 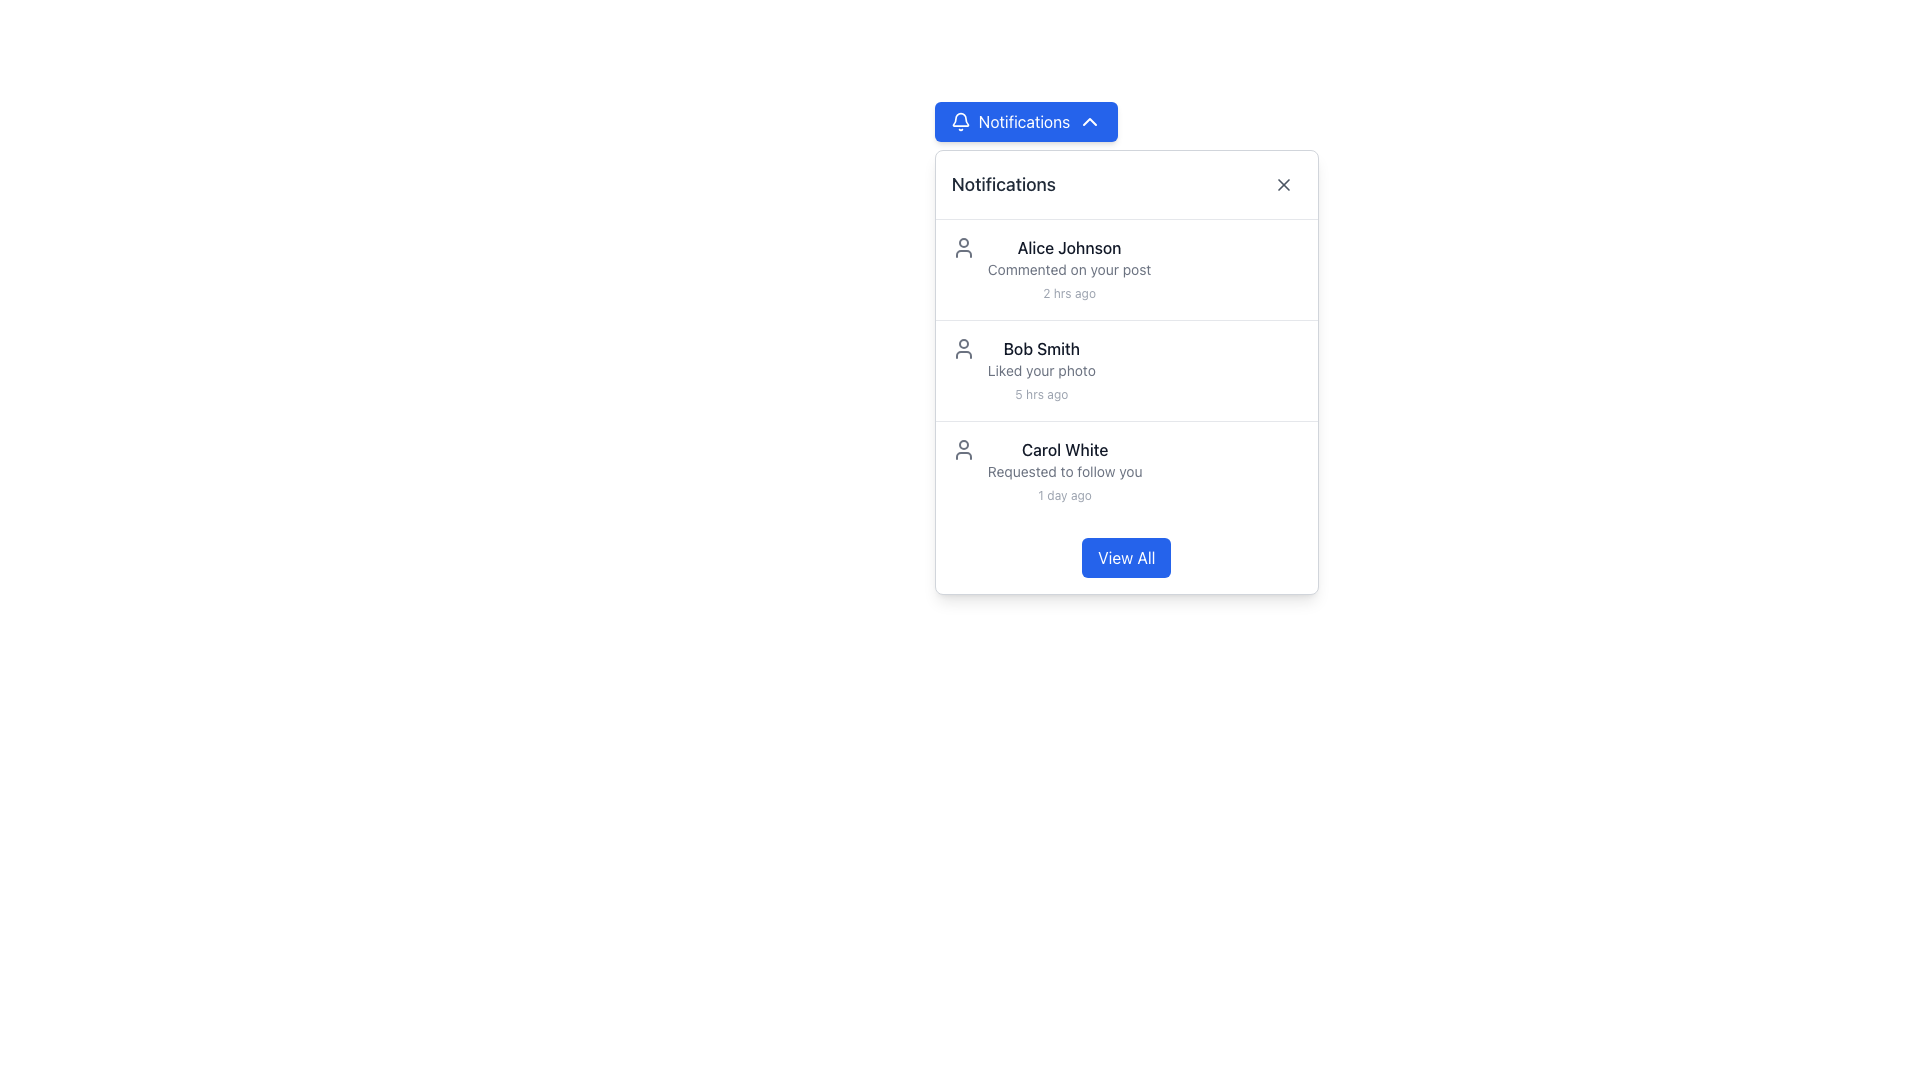 I want to click on the text label displaying 'Requested to follow you', which is located below 'Carol White' and above '1 day ago' in the third notification entry, so click(x=1064, y=471).